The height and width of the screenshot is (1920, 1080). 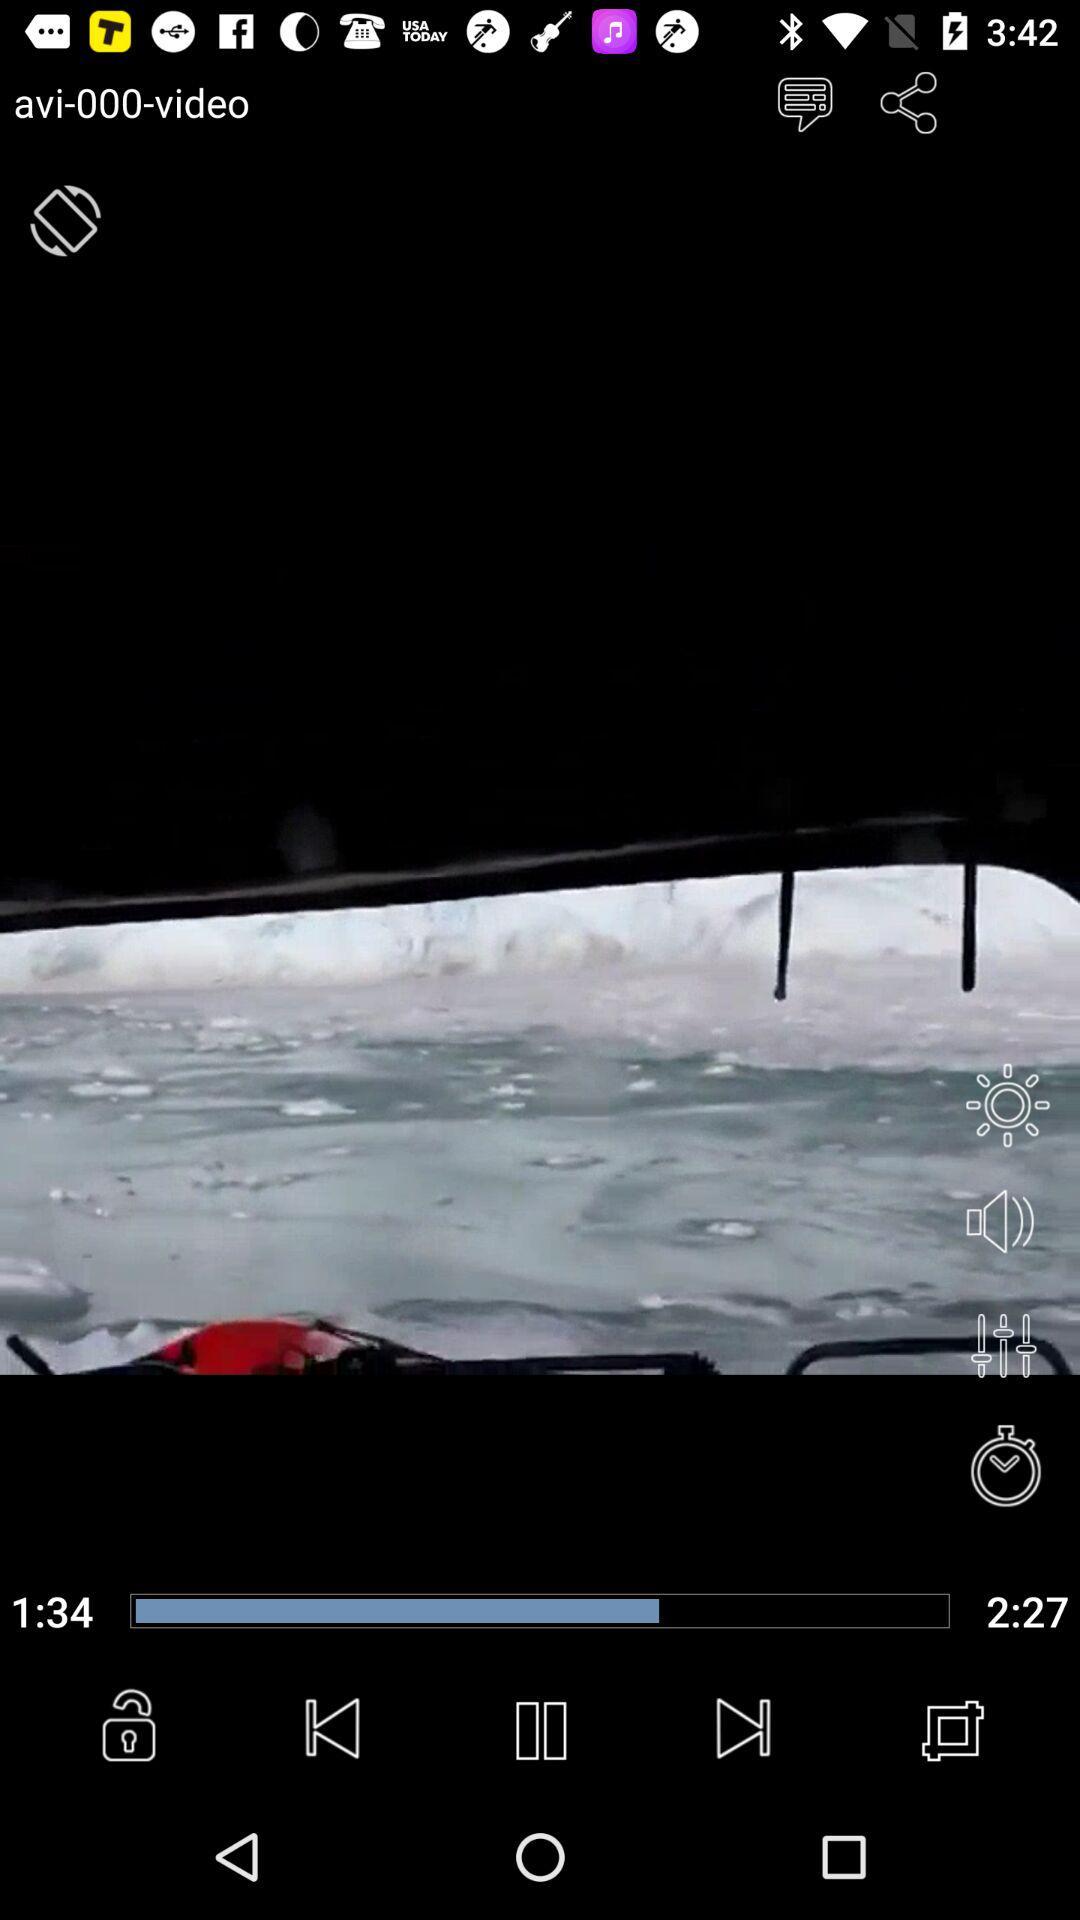 What do you see at coordinates (909, 101) in the screenshot?
I see `share option` at bounding box center [909, 101].